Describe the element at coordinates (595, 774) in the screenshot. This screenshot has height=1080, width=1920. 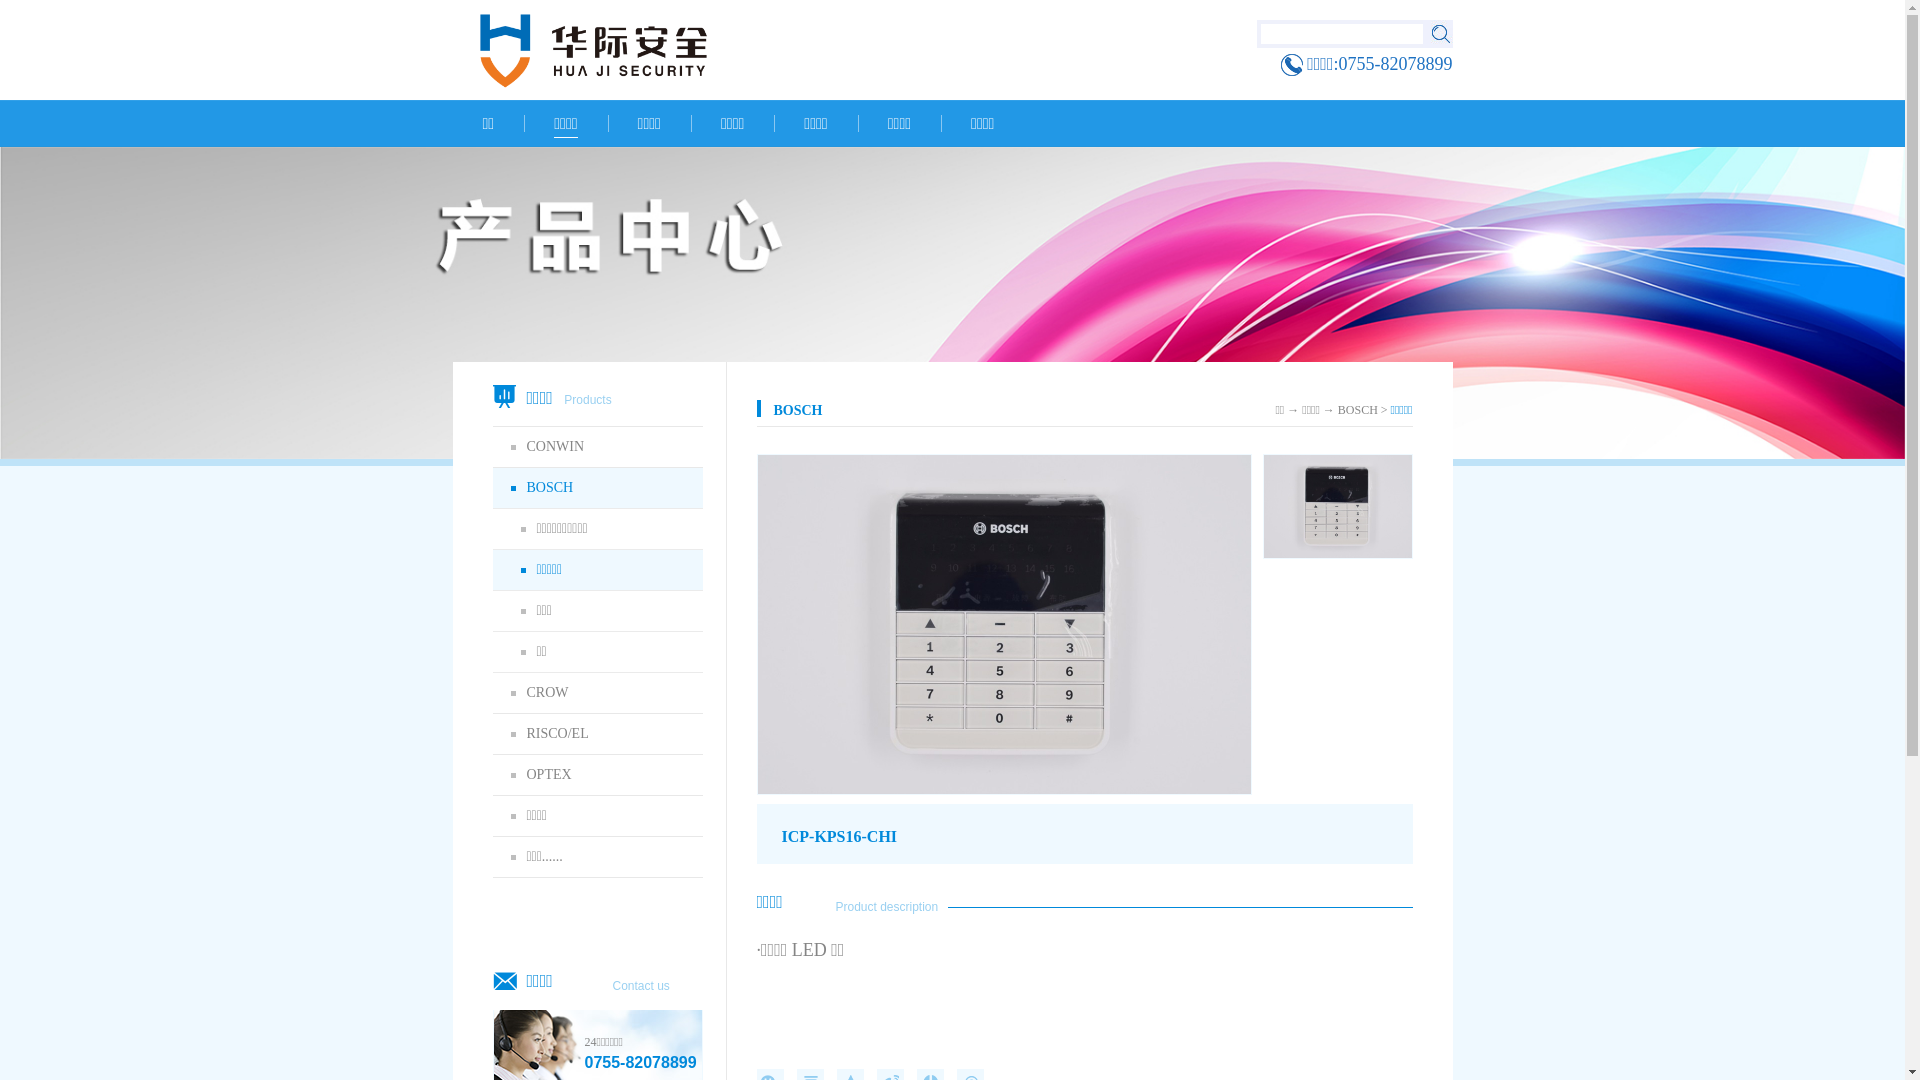
I see `'OPTEX'` at that location.